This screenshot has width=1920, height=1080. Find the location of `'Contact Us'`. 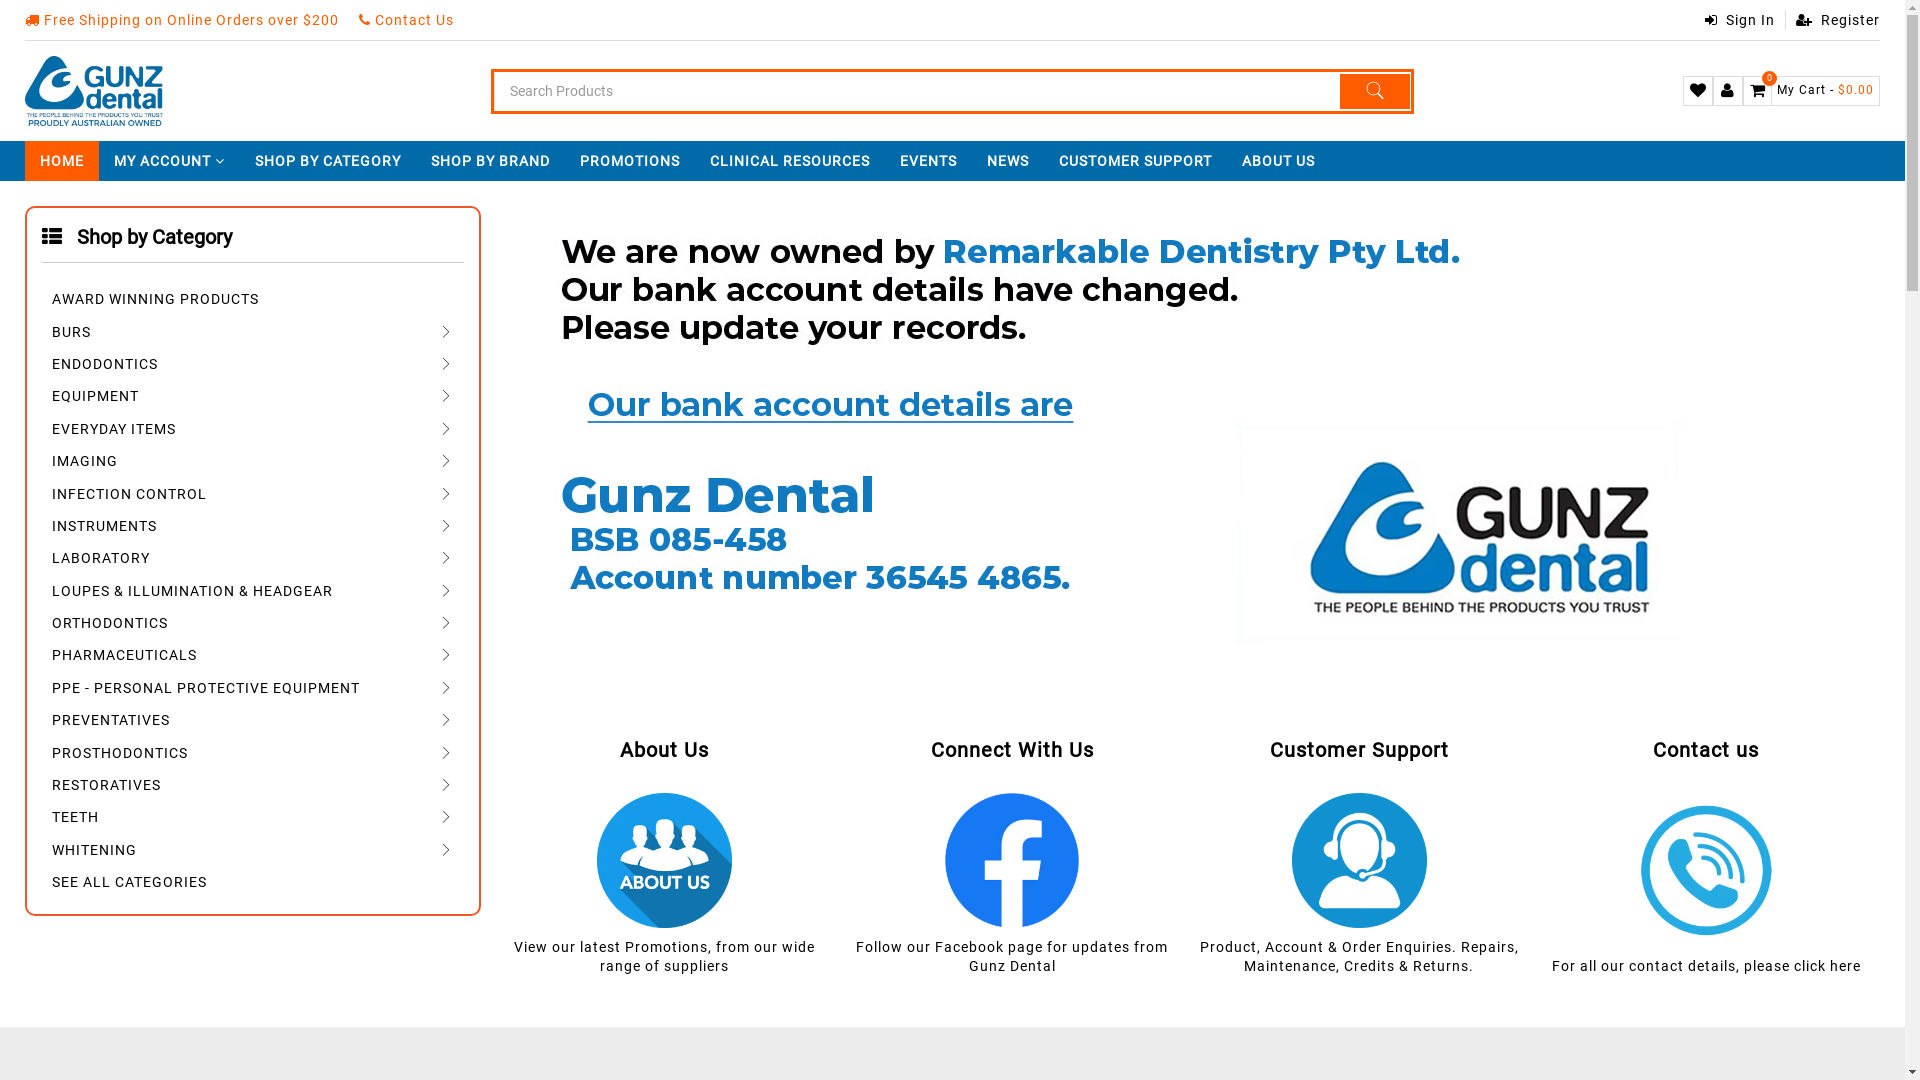

'Contact Us' is located at coordinates (405, 19).